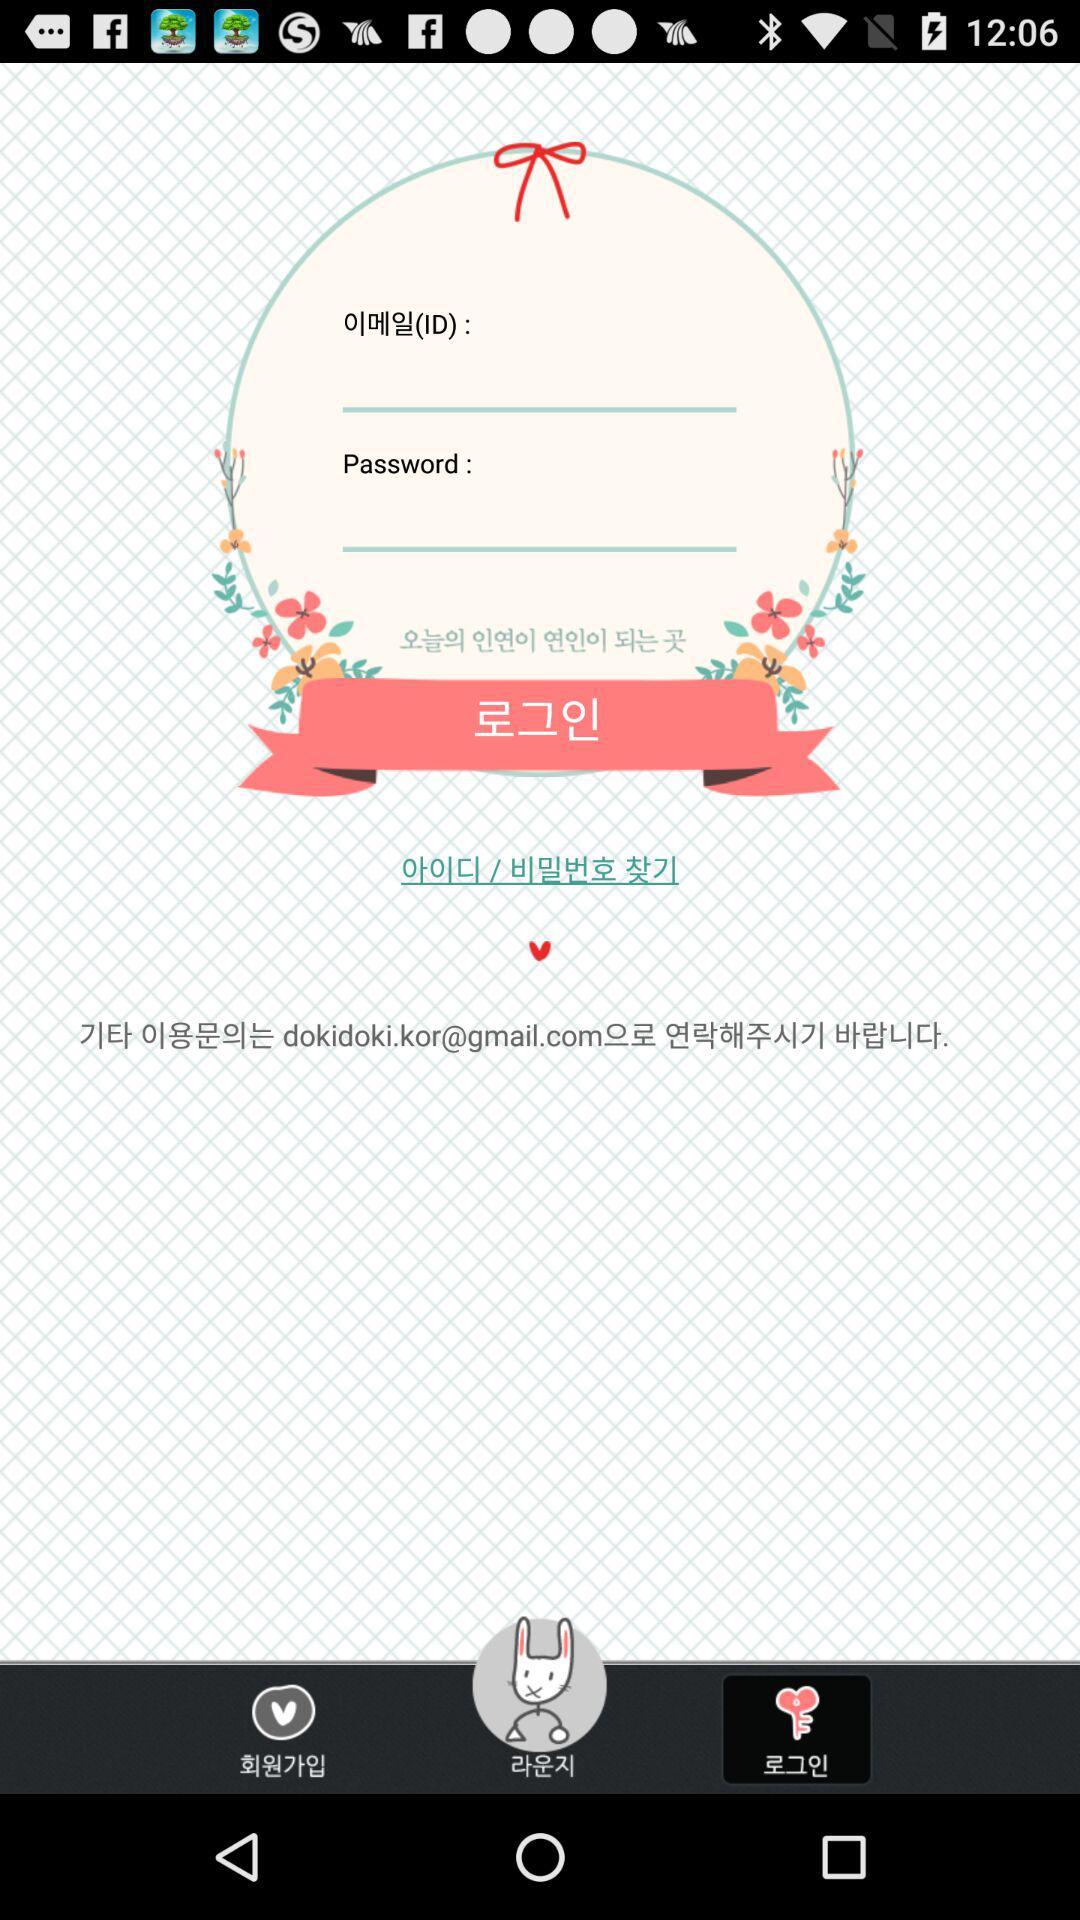  Describe the element at coordinates (538, 376) in the screenshot. I see `input user name` at that location.